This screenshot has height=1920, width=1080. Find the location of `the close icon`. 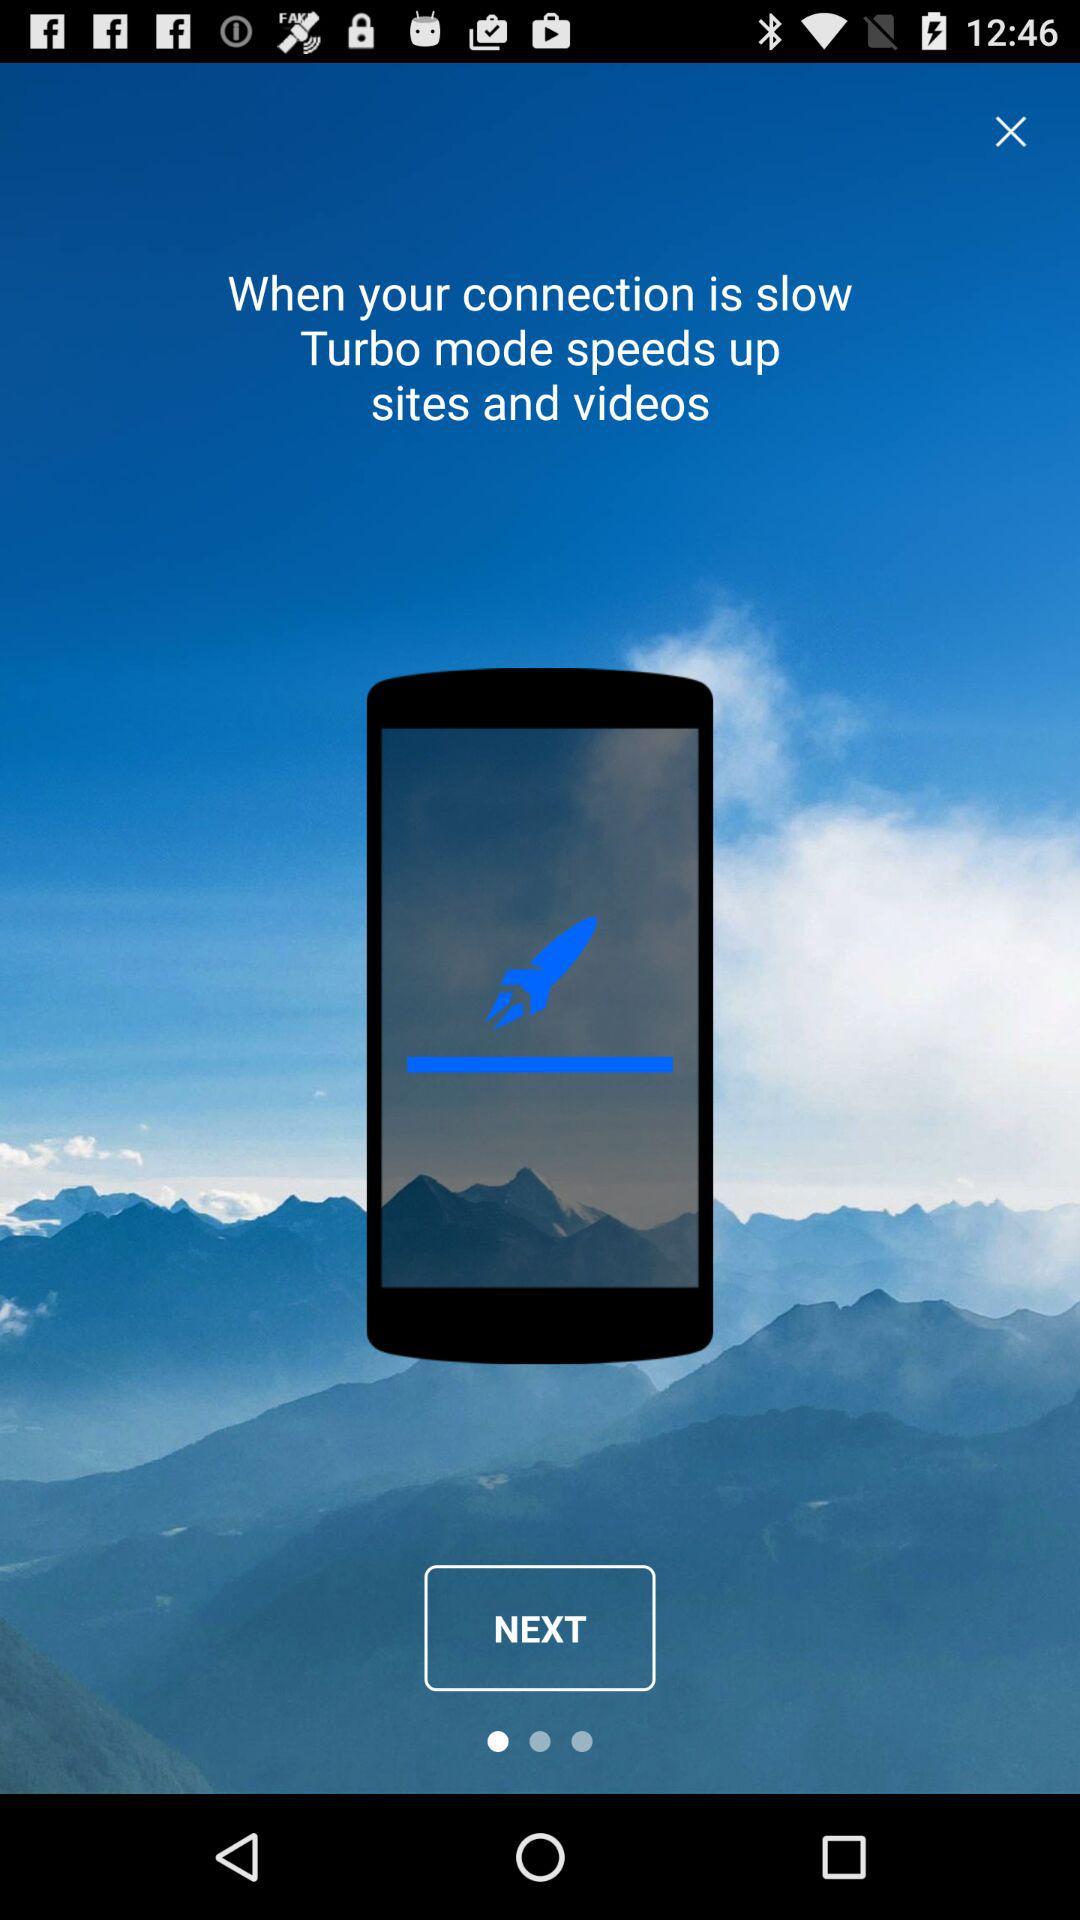

the close icon is located at coordinates (1010, 139).